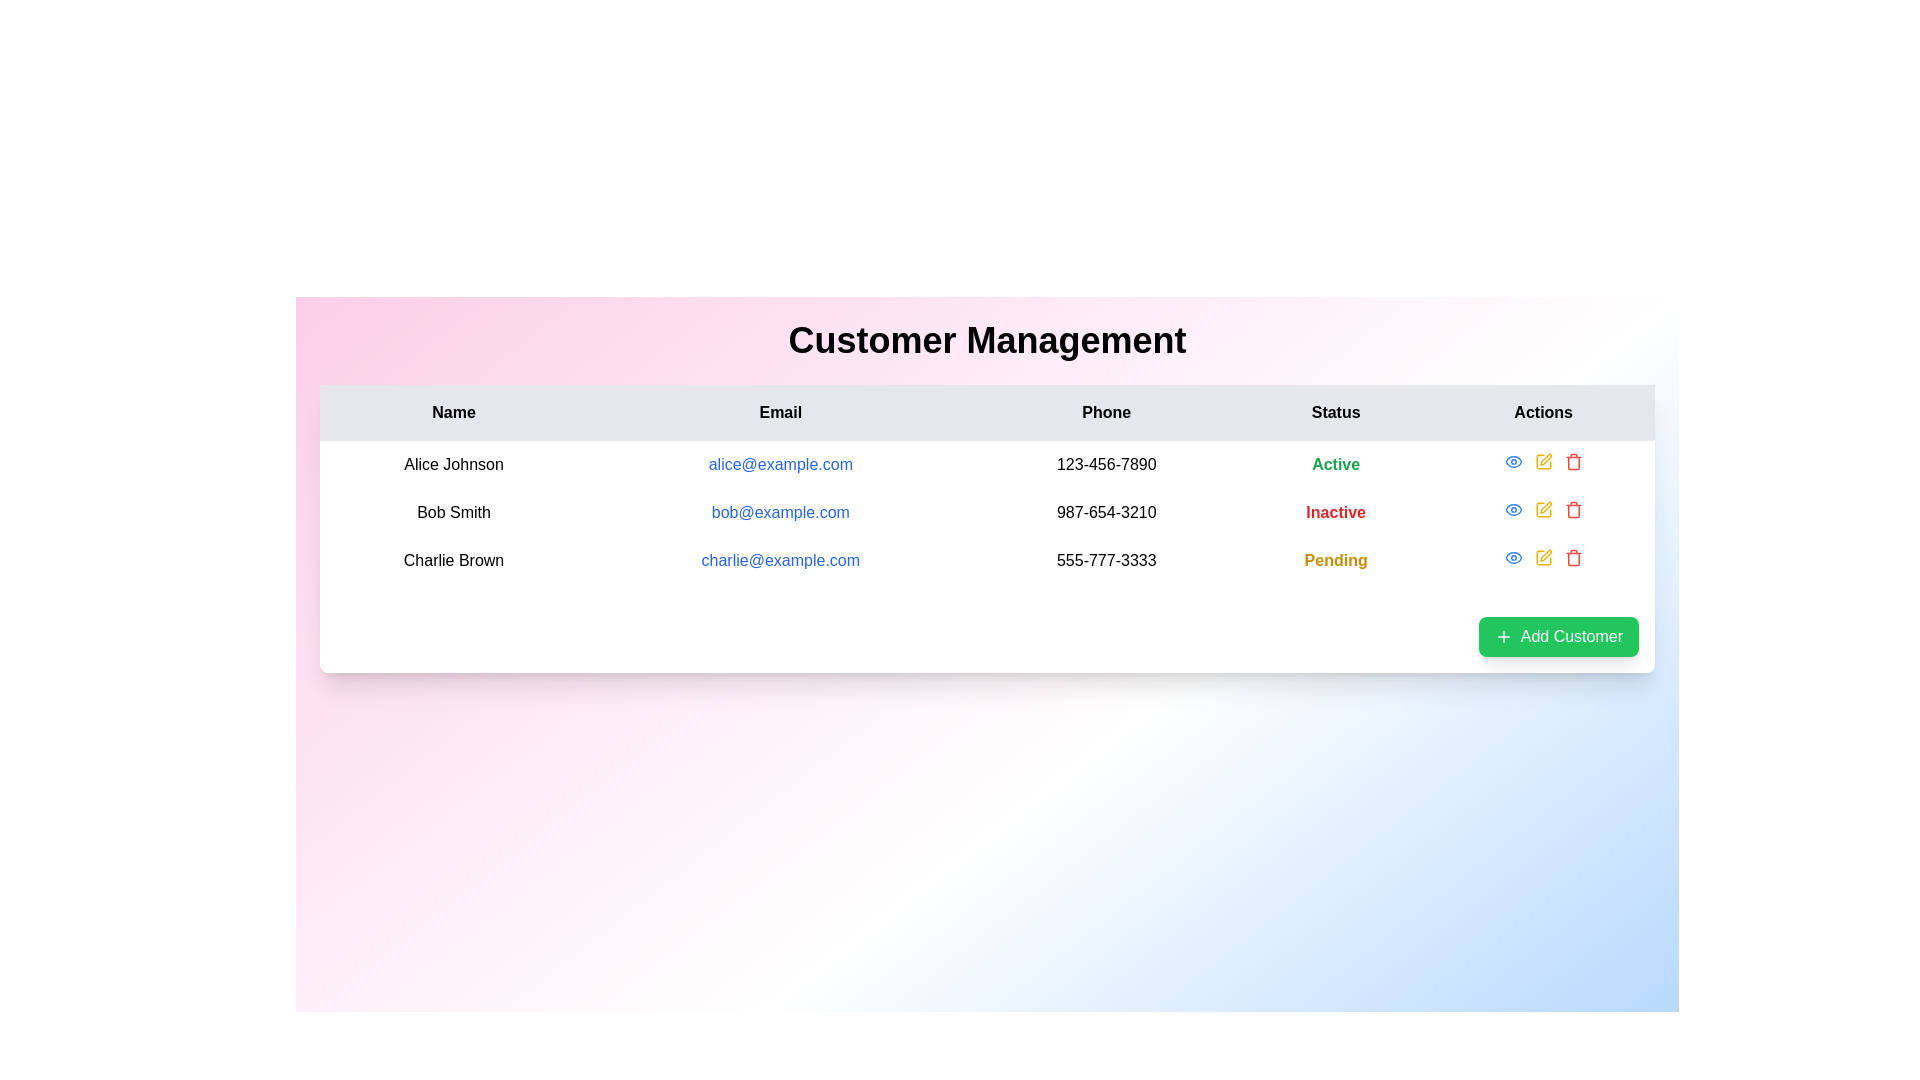 This screenshot has width=1920, height=1080. Describe the element at coordinates (1557, 636) in the screenshot. I see `the green 'Add Customer' button with rounded corners and a plus icon` at that location.